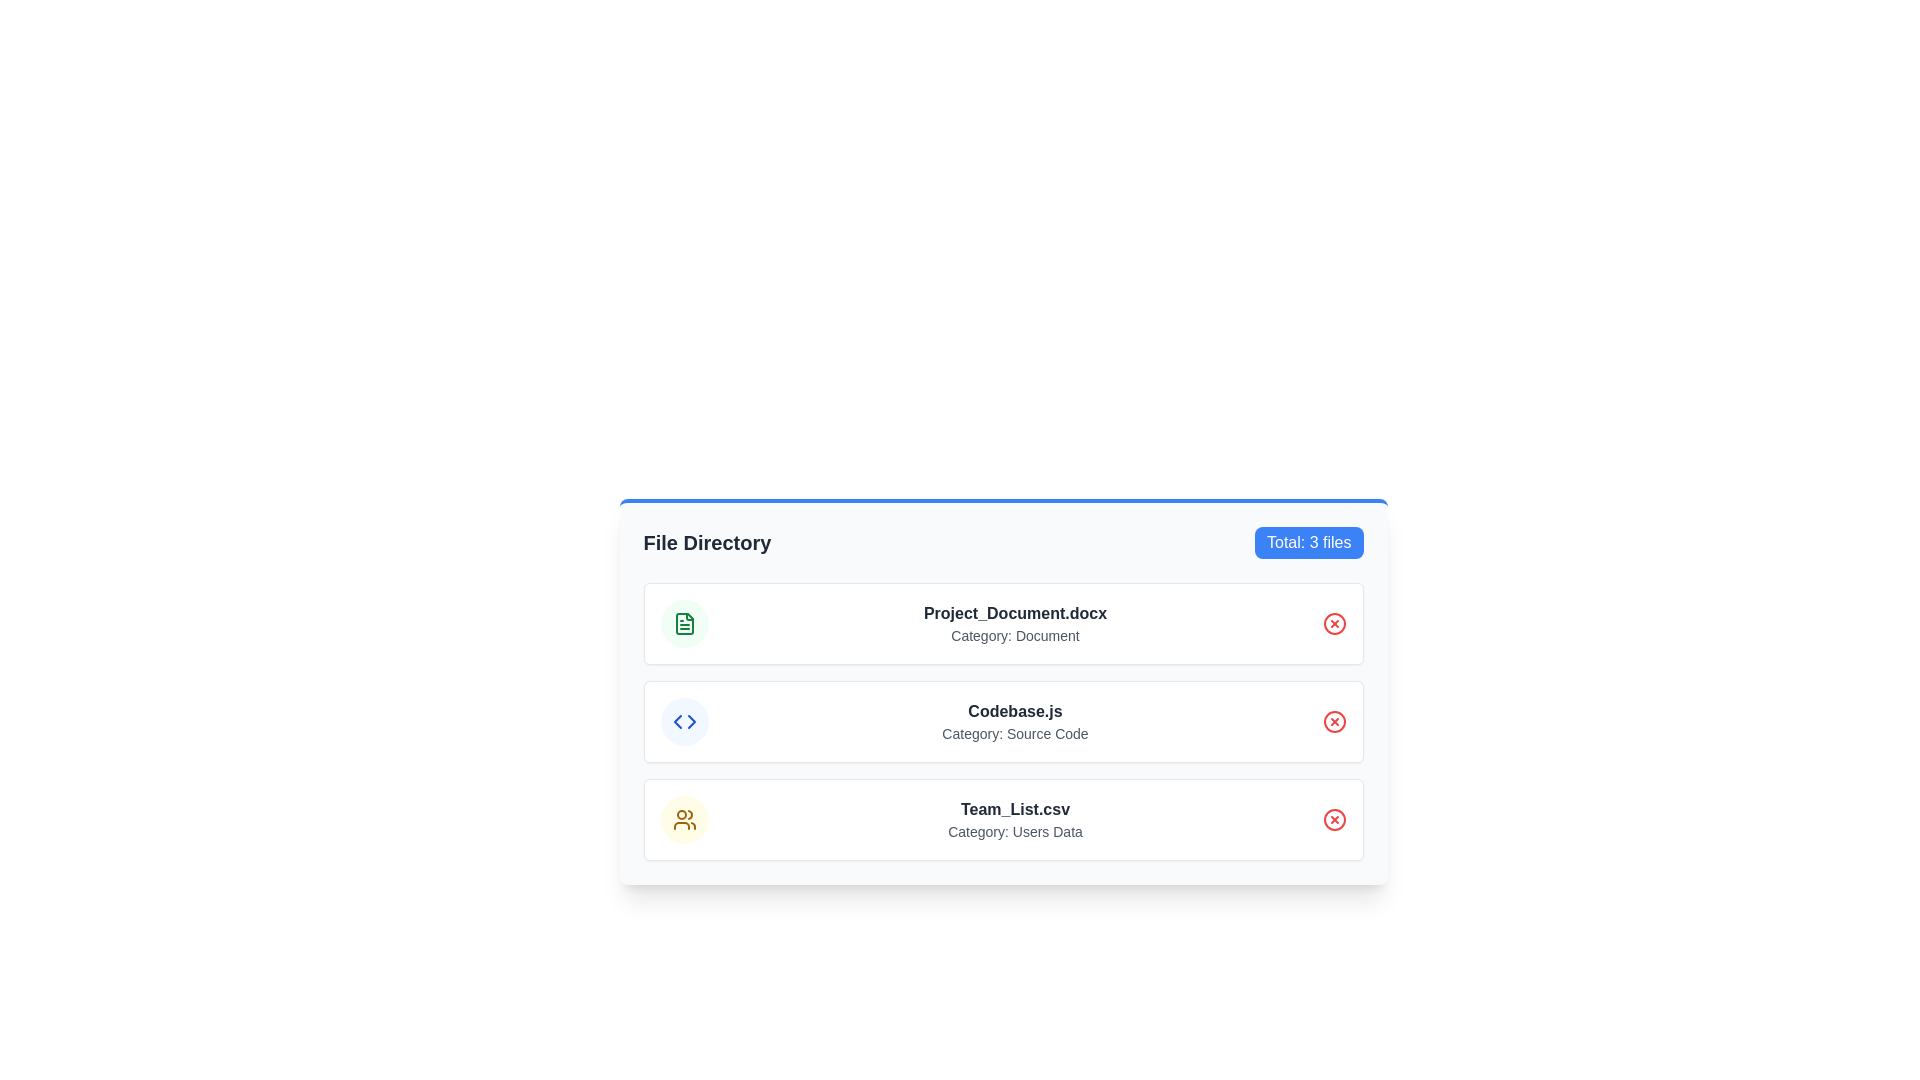 This screenshot has width=1920, height=1080. I want to click on the document icon with a green outline located at the start of the row labeled 'Project_Document.docx', so click(684, 623).